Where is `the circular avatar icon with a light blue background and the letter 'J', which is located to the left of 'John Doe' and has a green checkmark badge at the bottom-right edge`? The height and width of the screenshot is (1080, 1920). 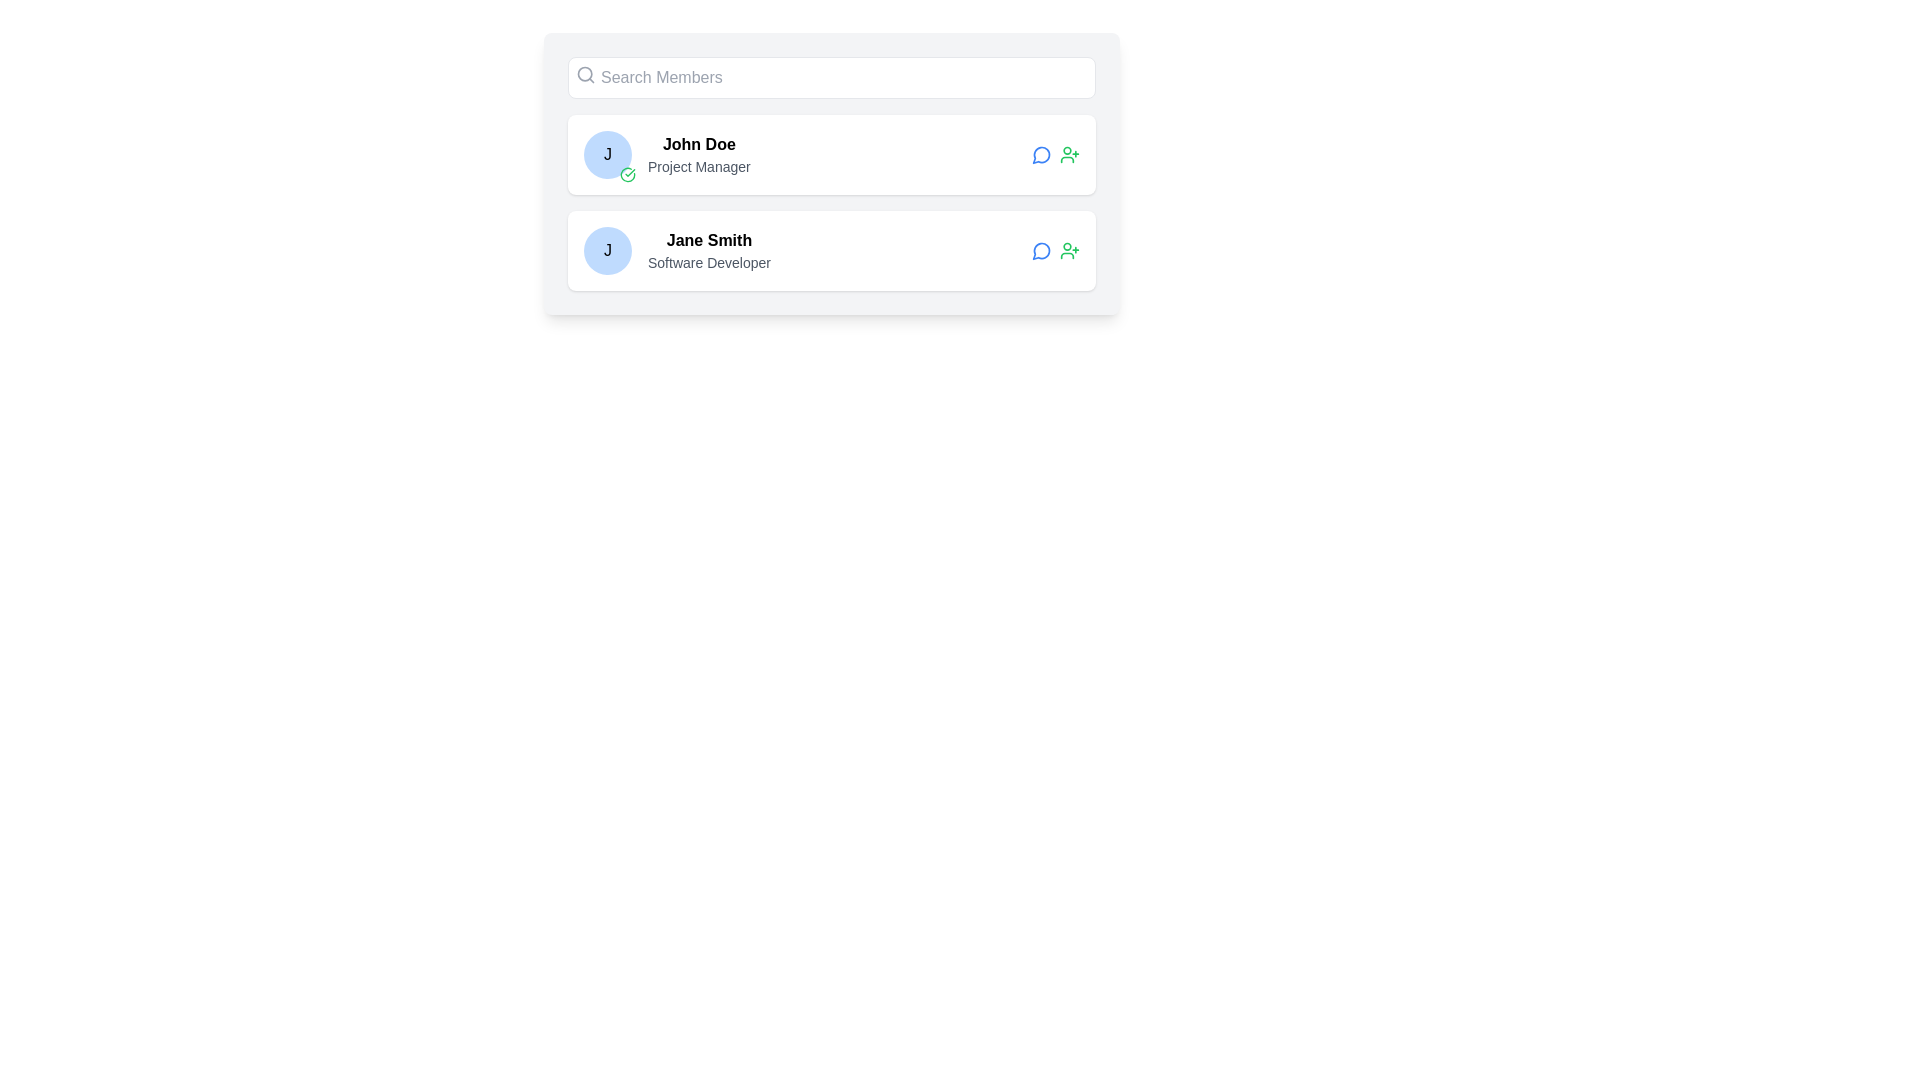
the circular avatar icon with a light blue background and the letter 'J', which is located to the left of 'John Doe' and has a green checkmark badge at the bottom-right edge is located at coordinates (607, 153).